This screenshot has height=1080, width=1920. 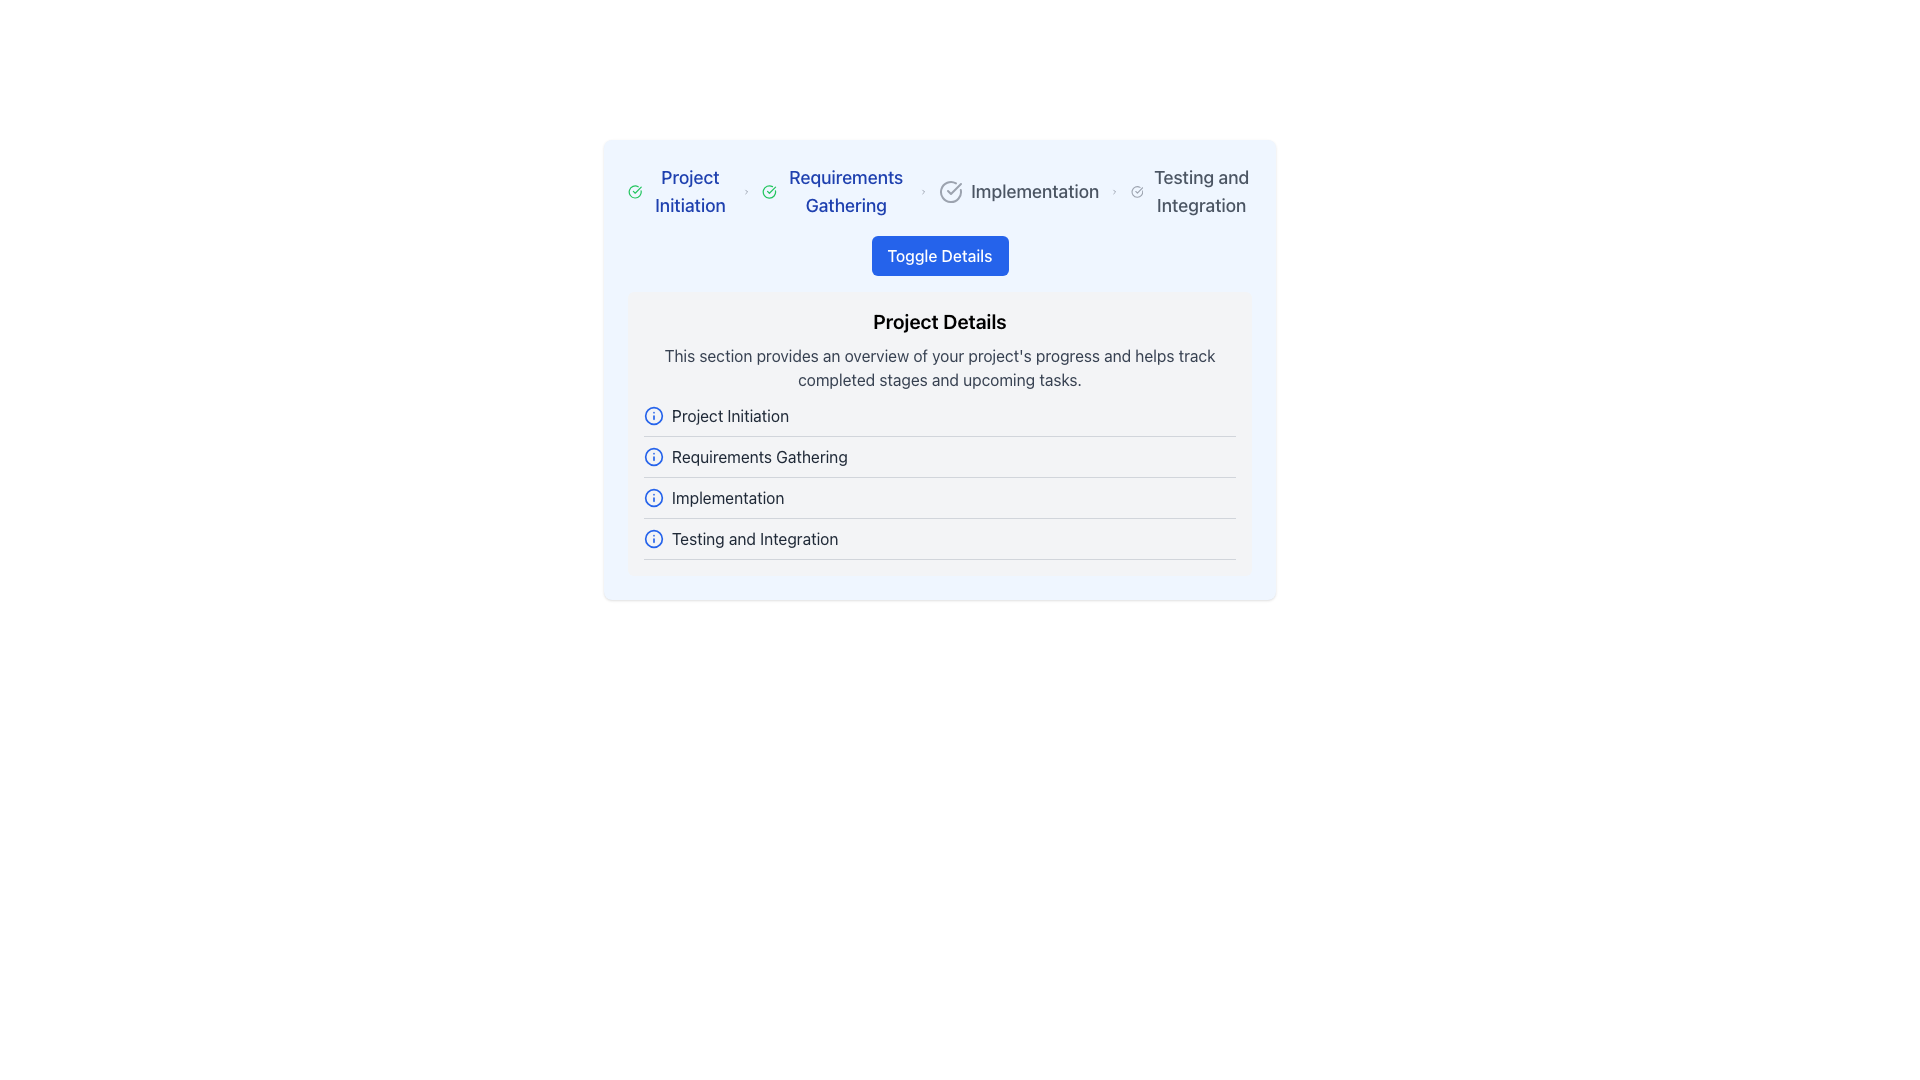 I want to click on the Informational icon with a blue outline located at the far left of the 'Requirements Gathering' row, so click(x=653, y=456).